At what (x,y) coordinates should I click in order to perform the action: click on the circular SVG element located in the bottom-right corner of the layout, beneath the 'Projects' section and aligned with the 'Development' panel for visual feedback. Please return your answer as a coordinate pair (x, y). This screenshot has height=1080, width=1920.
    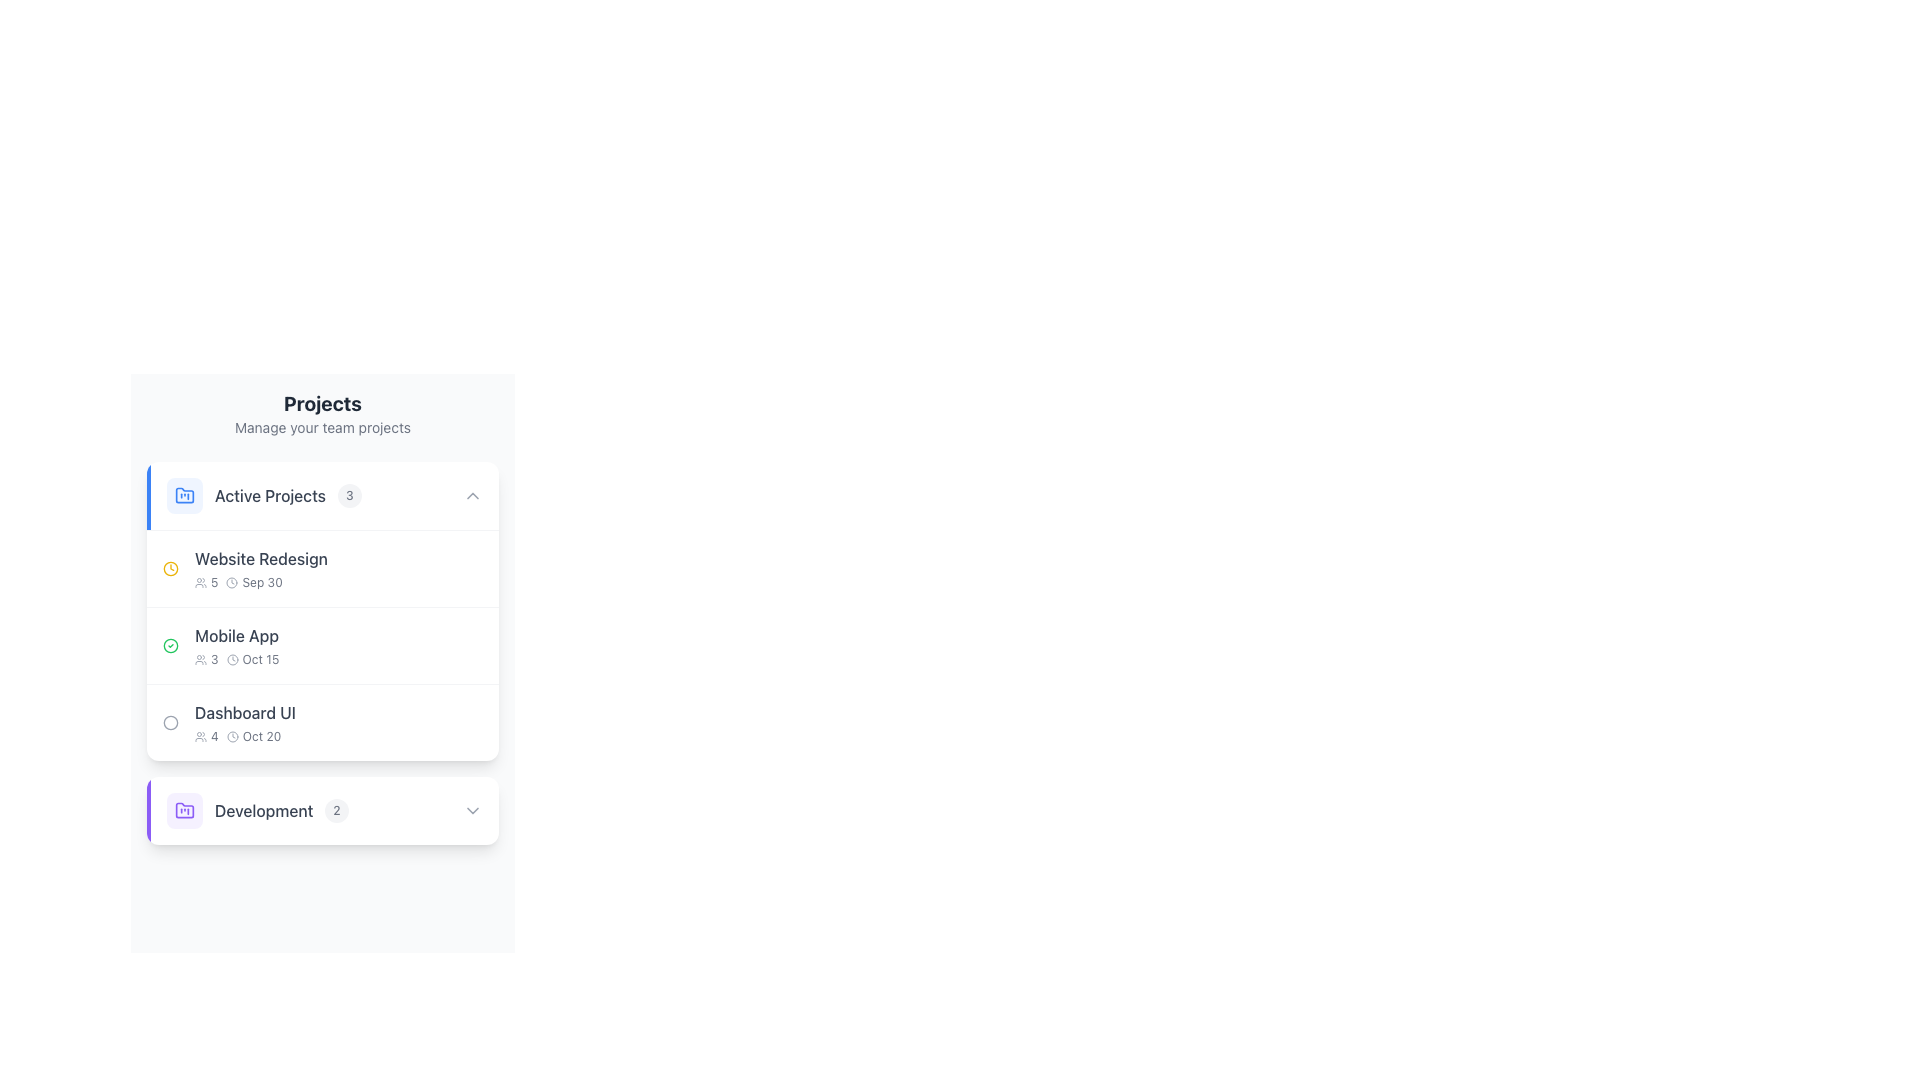
    Looking at the image, I should click on (468, 959).